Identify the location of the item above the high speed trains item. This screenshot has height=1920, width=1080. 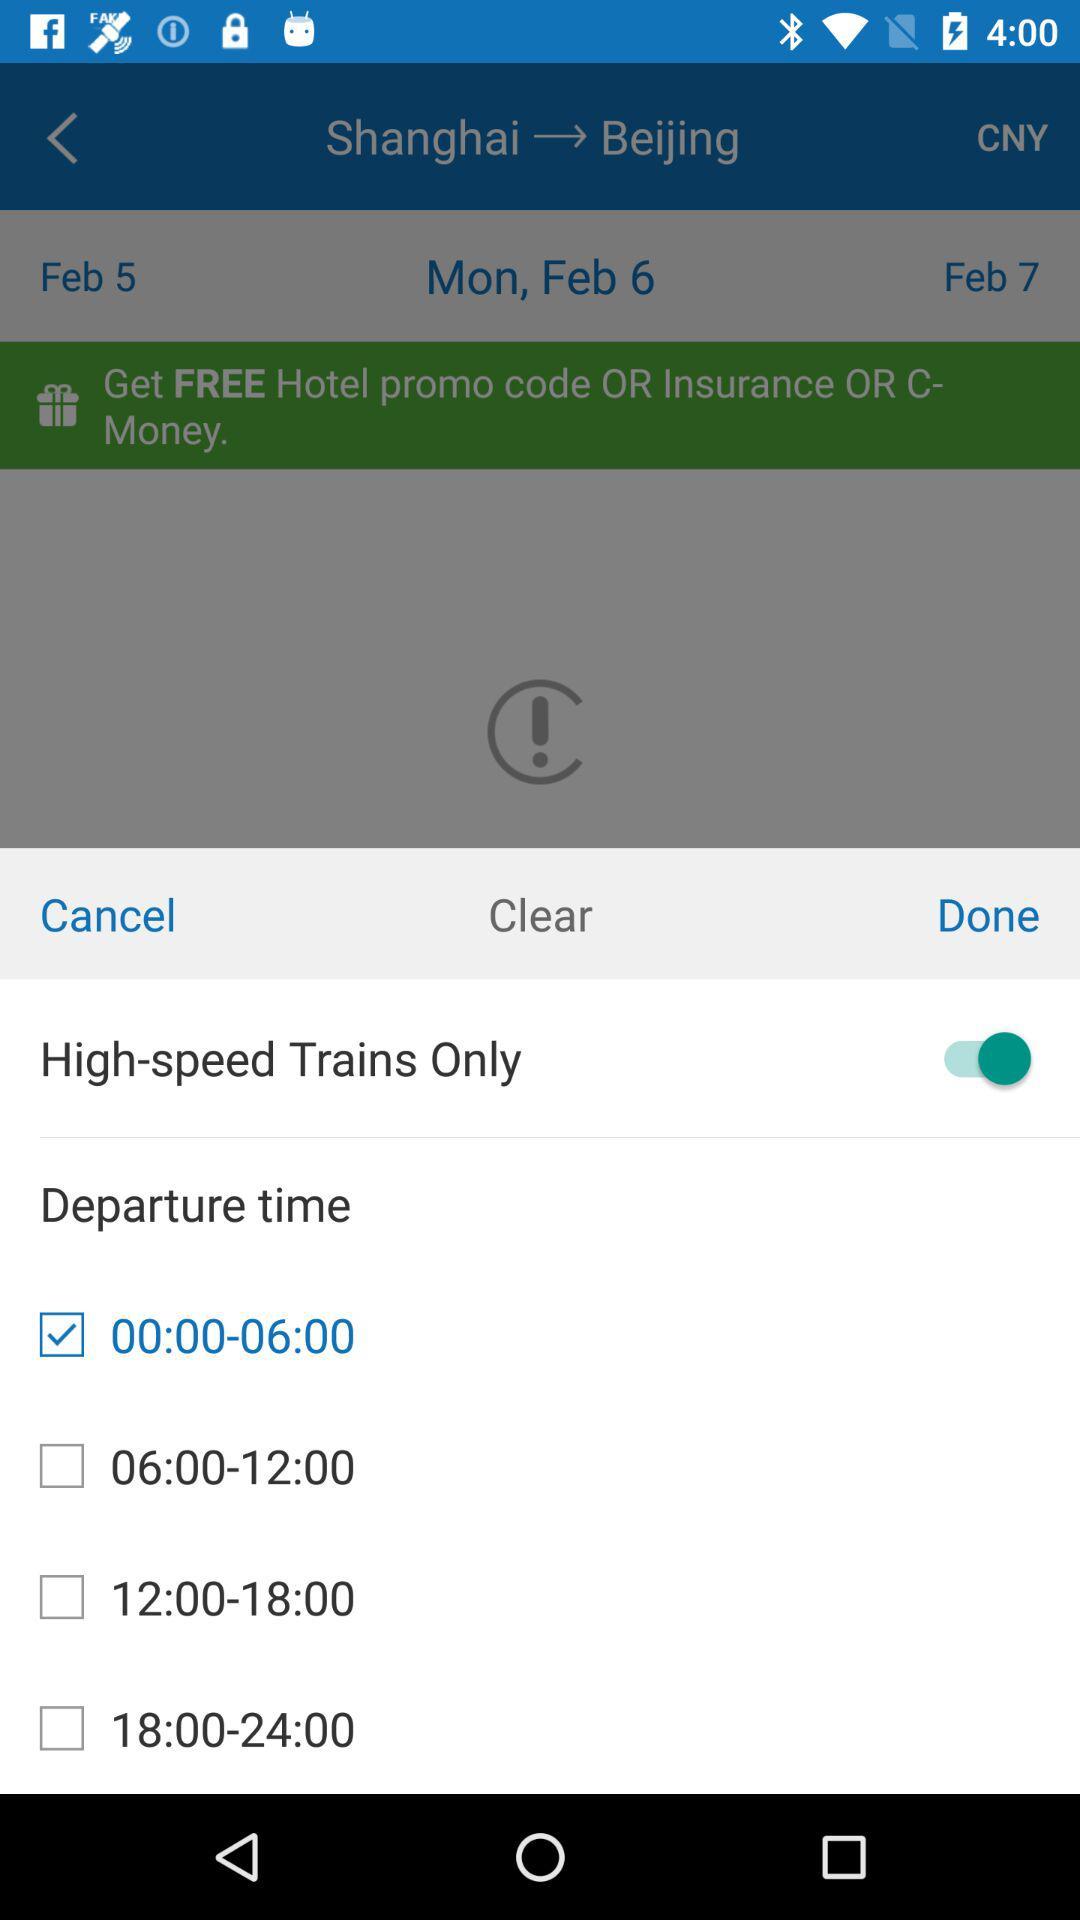
(180, 912).